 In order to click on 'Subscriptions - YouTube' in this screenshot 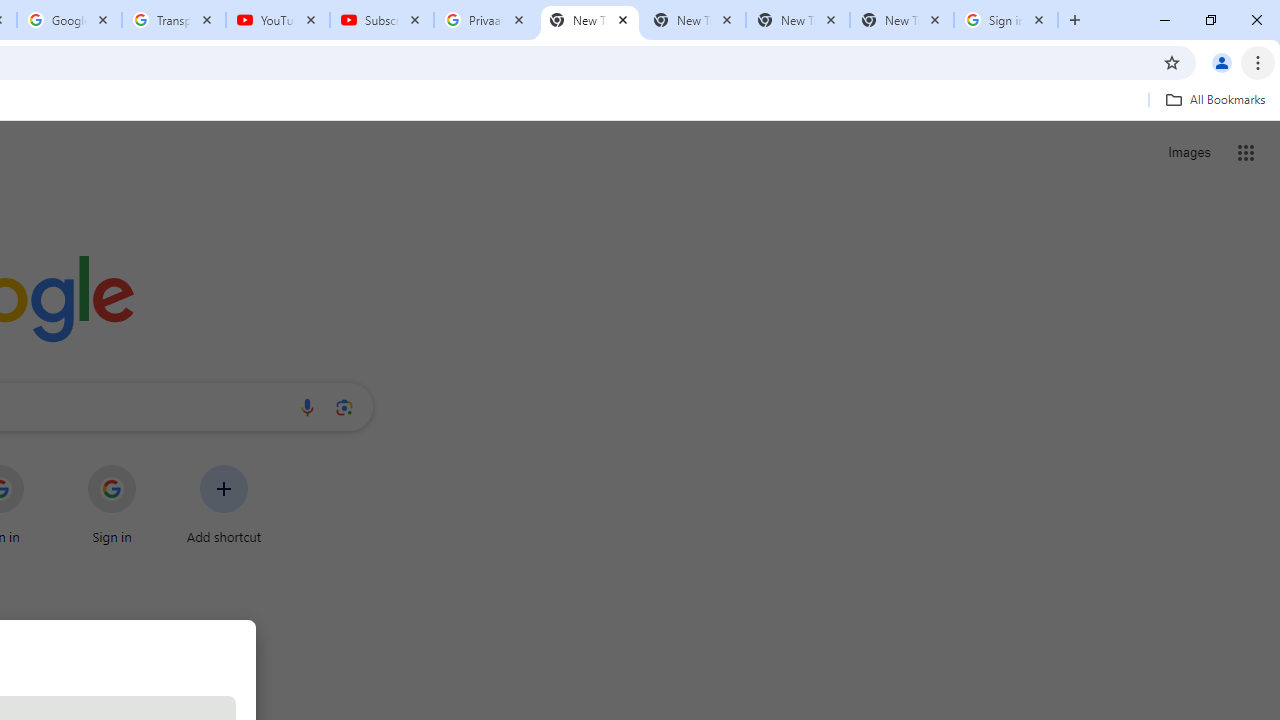, I will do `click(382, 20)`.